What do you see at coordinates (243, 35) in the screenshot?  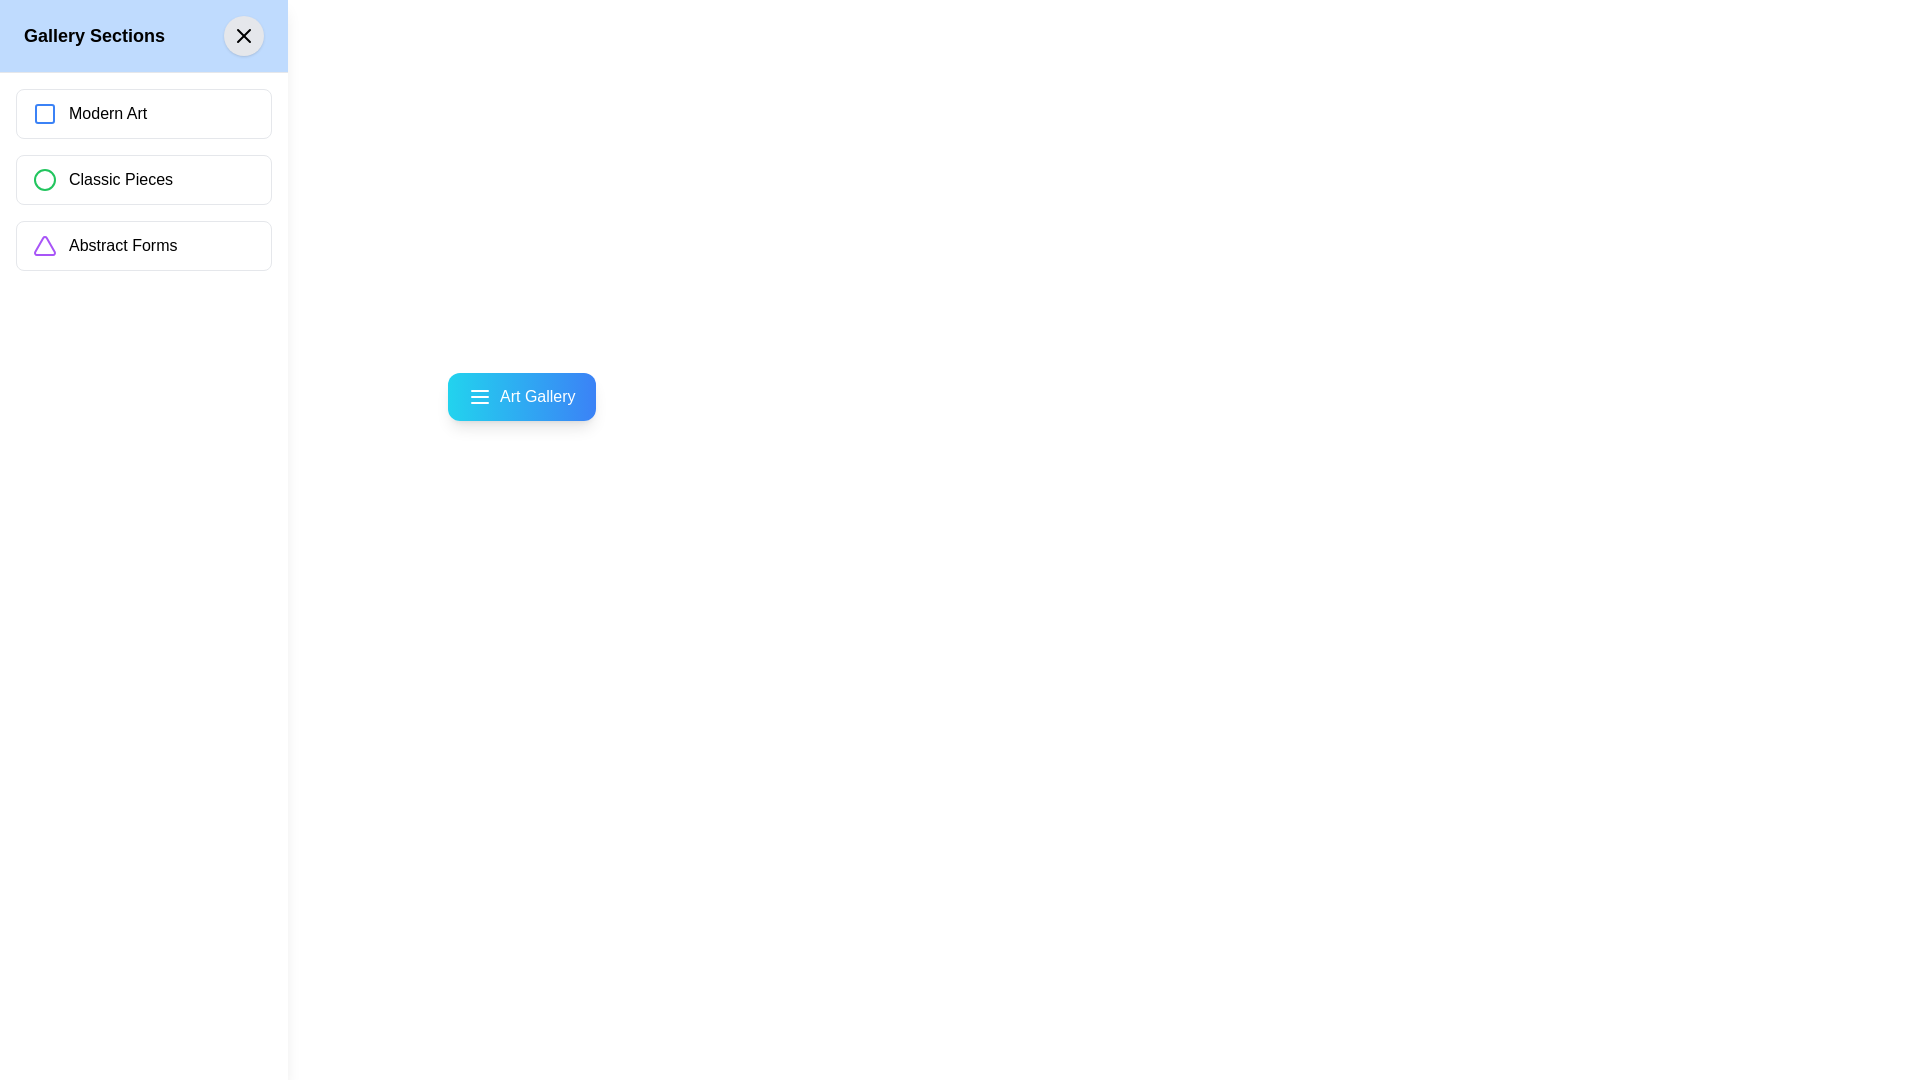 I see `the close button to close the drawer` at bounding box center [243, 35].